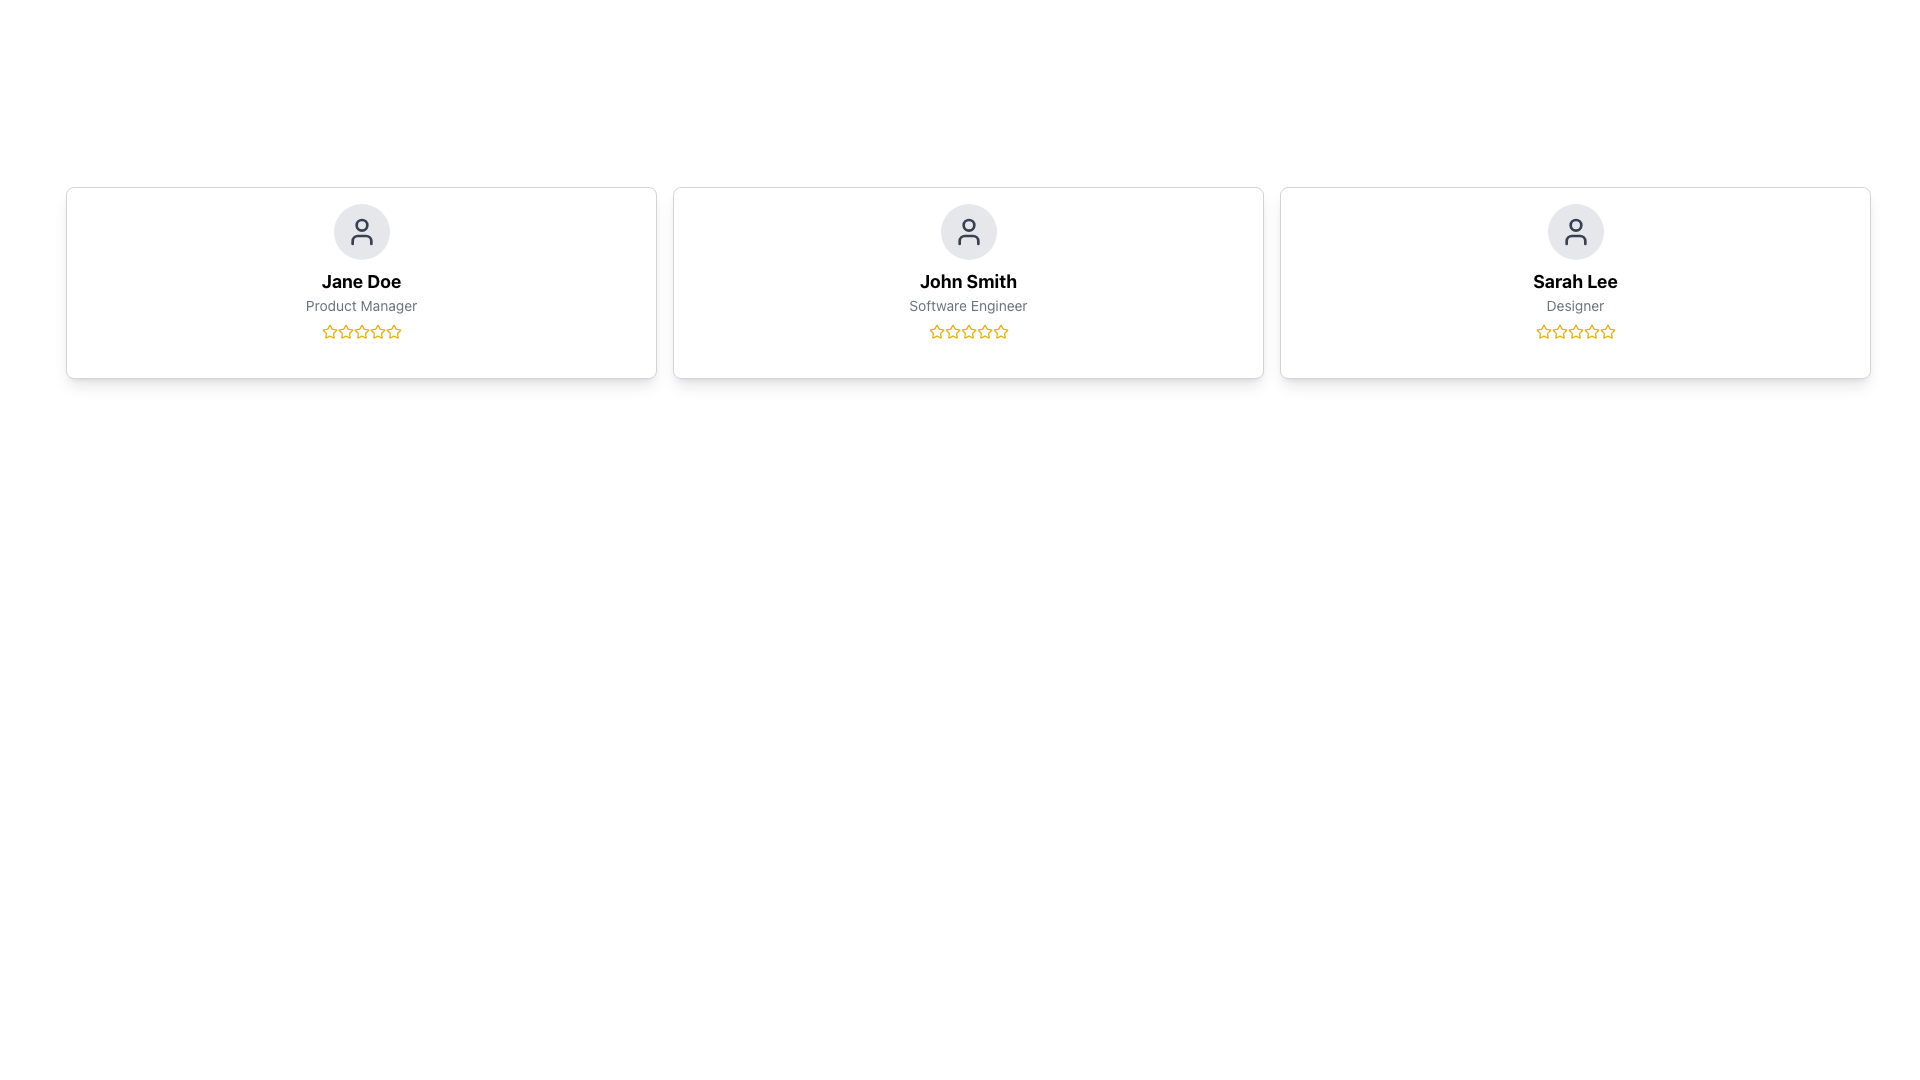 Image resolution: width=1920 pixels, height=1080 pixels. What do you see at coordinates (1558, 330) in the screenshot?
I see `the third star in the 5-star rating system located below the name 'Sarah Lee' and the title 'Designer' on the profile card` at bounding box center [1558, 330].